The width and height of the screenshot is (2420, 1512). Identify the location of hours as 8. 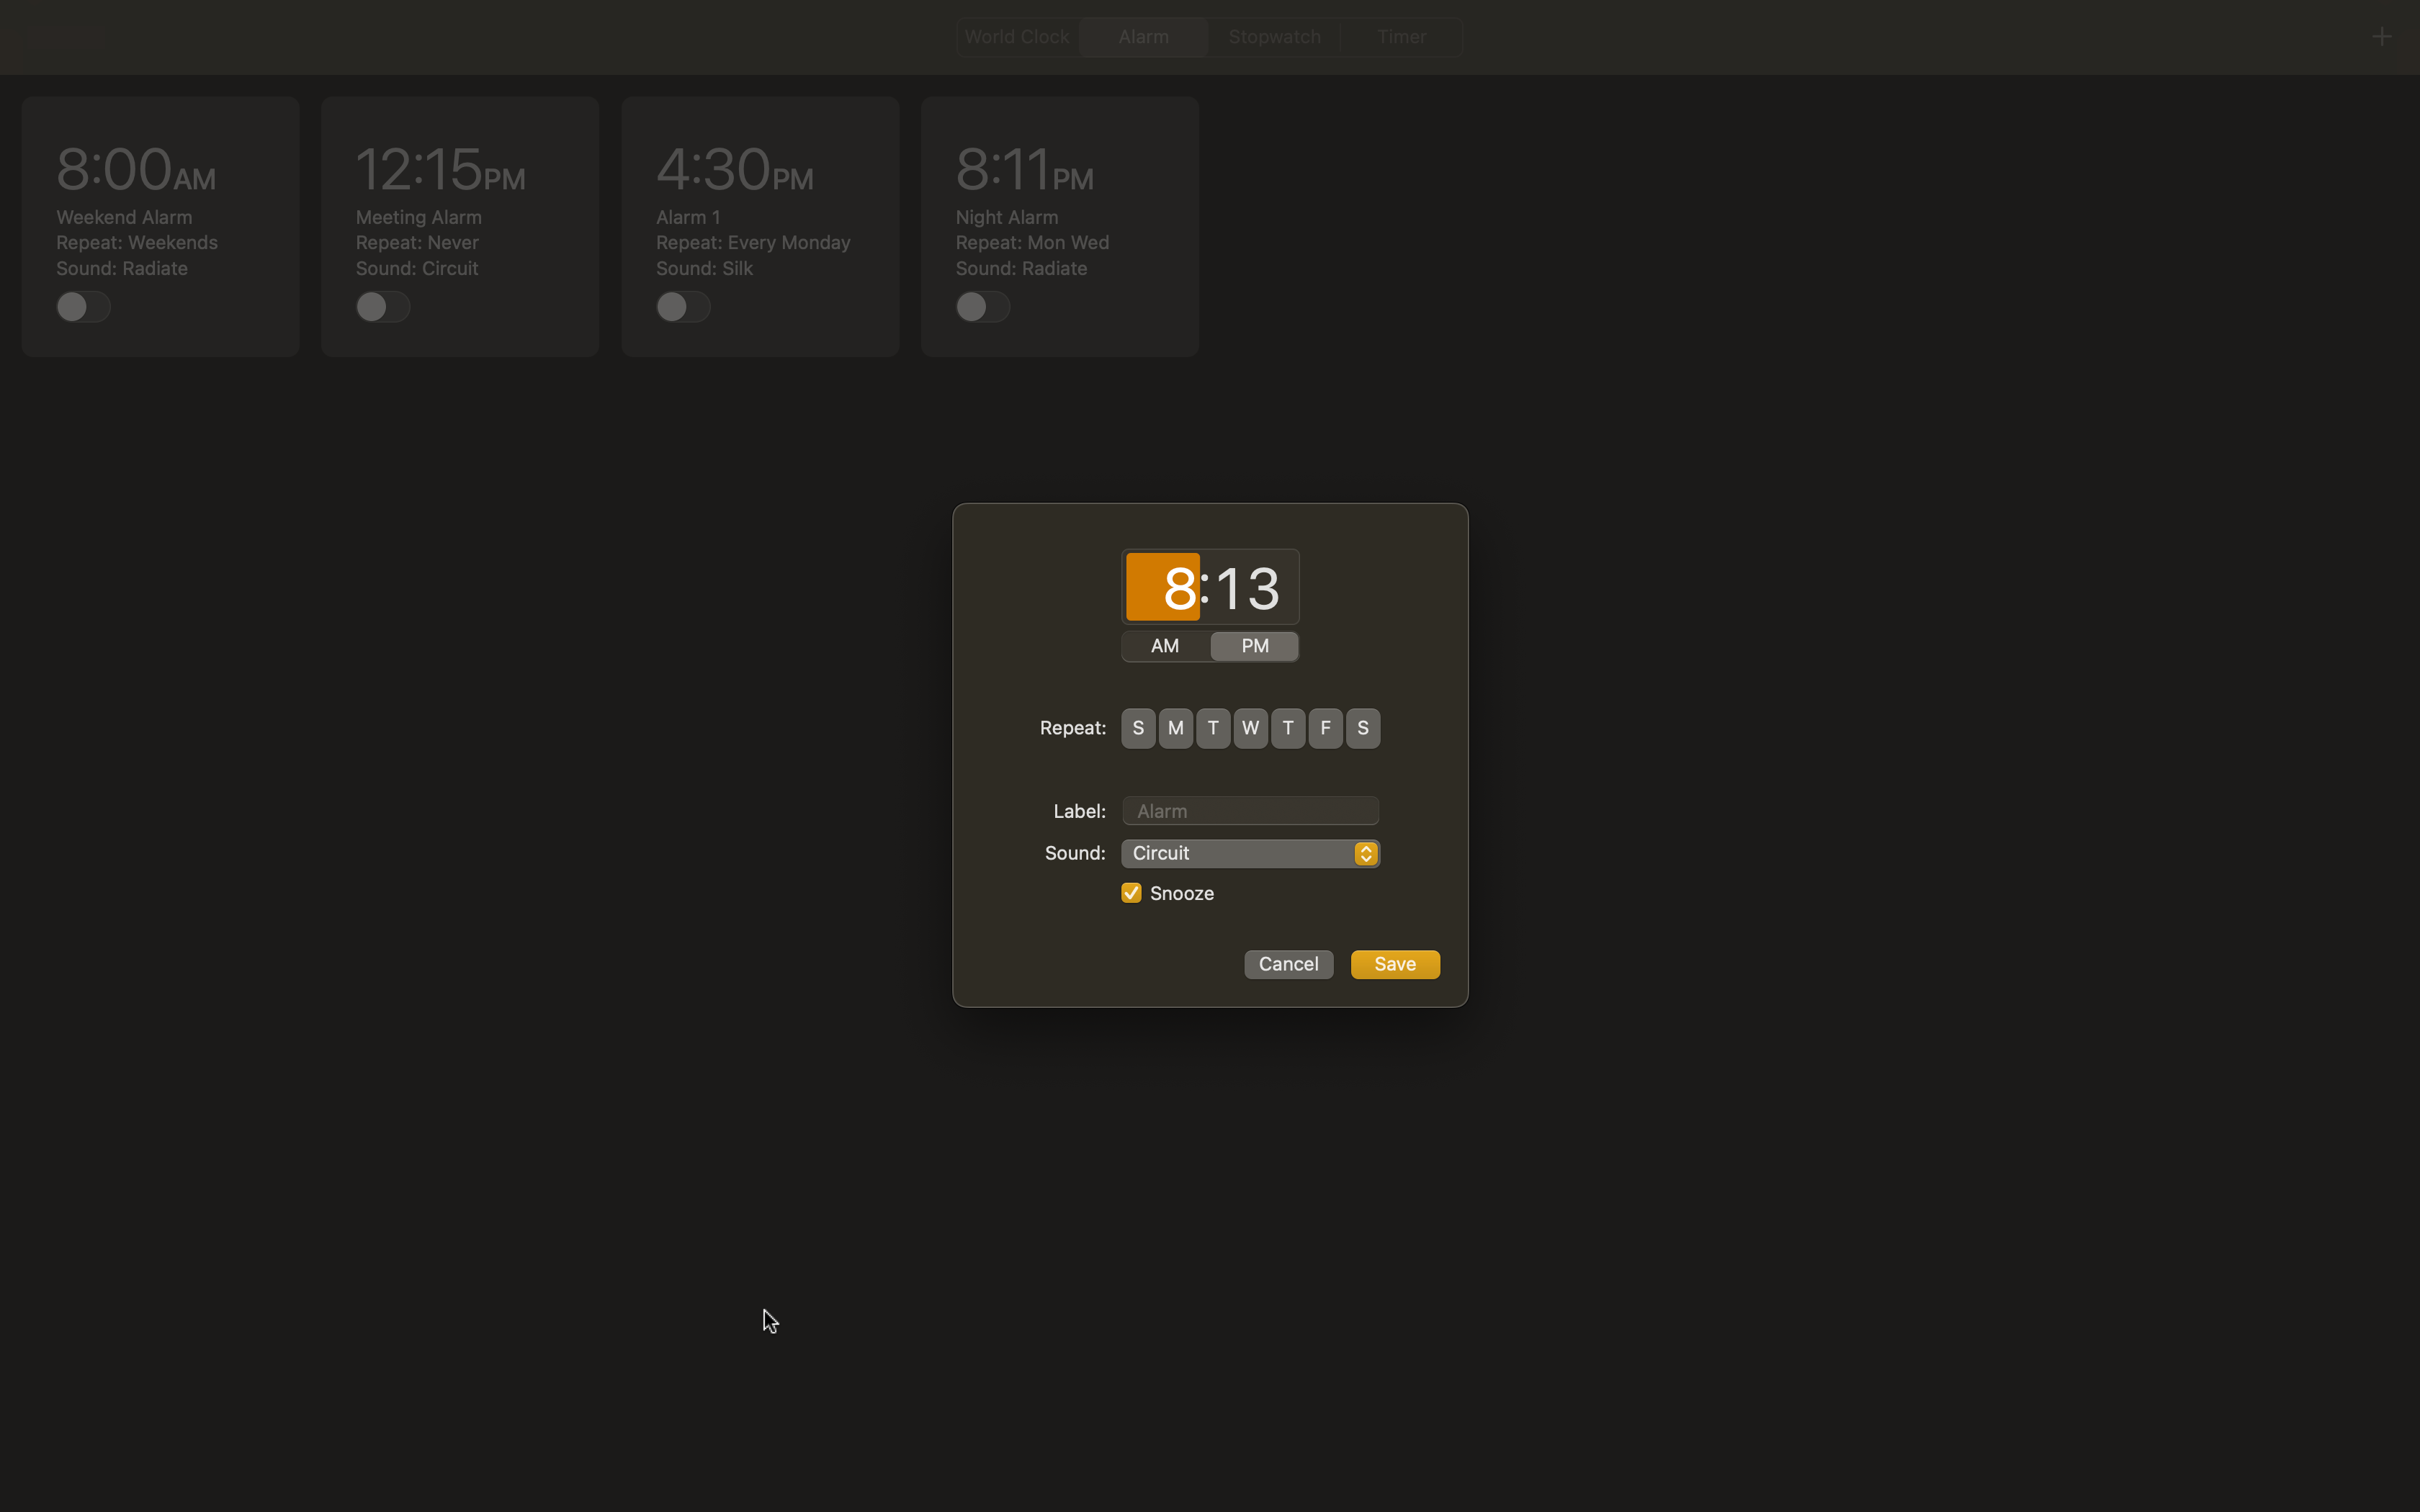
(1162, 588).